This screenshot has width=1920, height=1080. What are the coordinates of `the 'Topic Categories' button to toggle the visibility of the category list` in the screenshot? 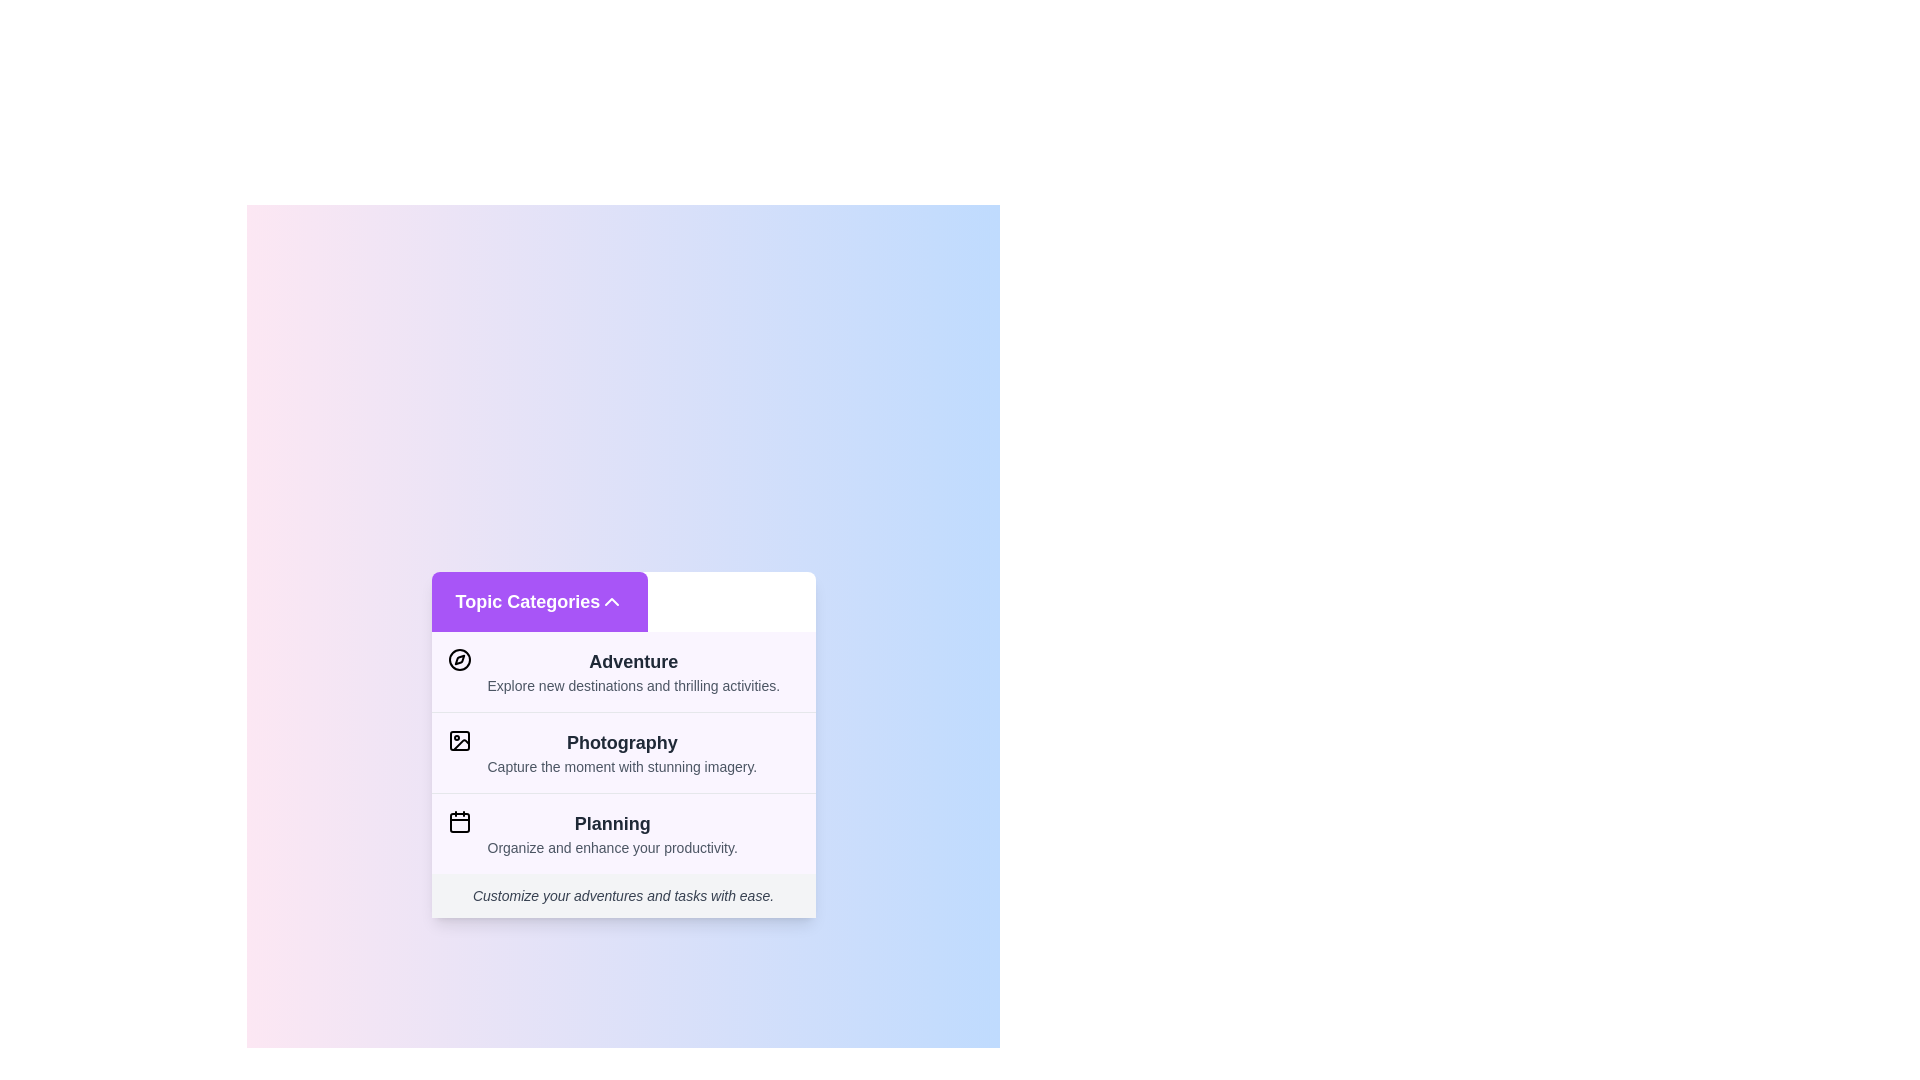 It's located at (538, 600).